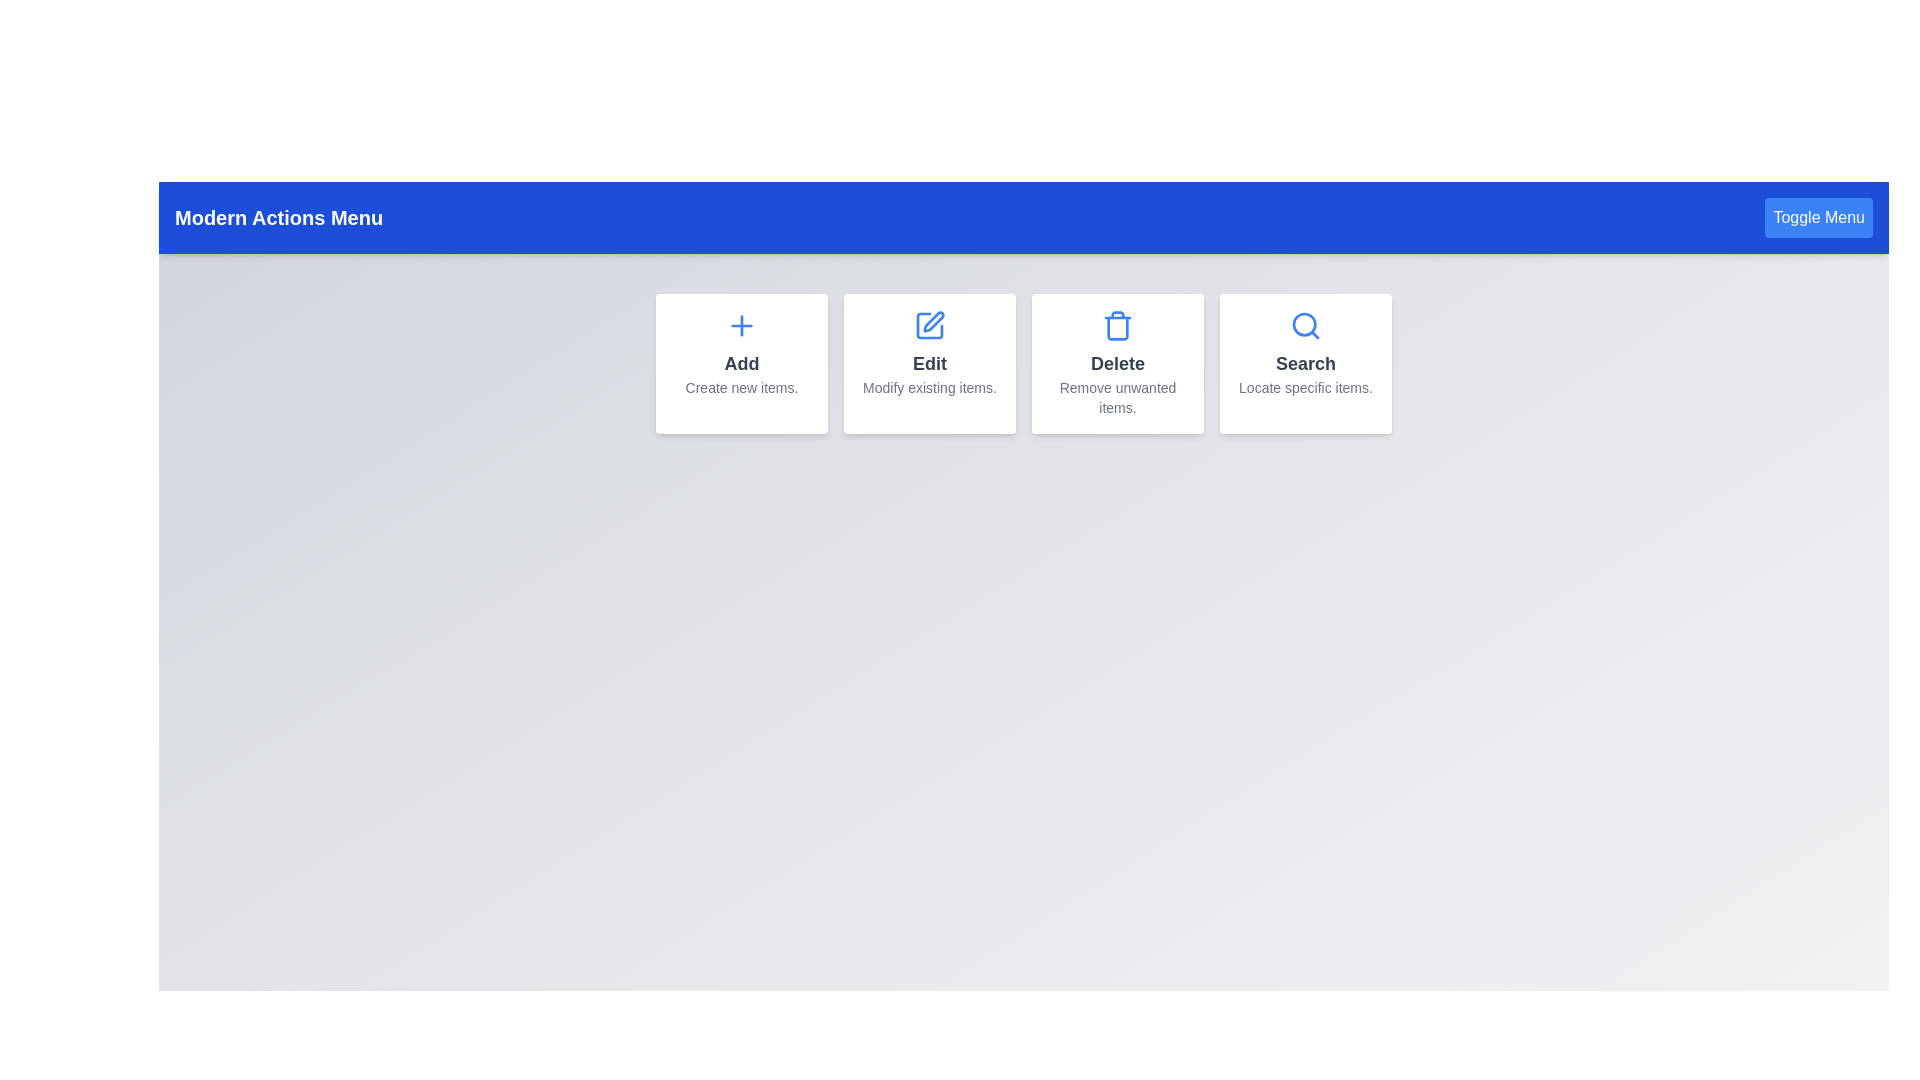 This screenshot has width=1920, height=1080. I want to click on the 'Add' icon to initiate the creation of new items, so click(741, 325).